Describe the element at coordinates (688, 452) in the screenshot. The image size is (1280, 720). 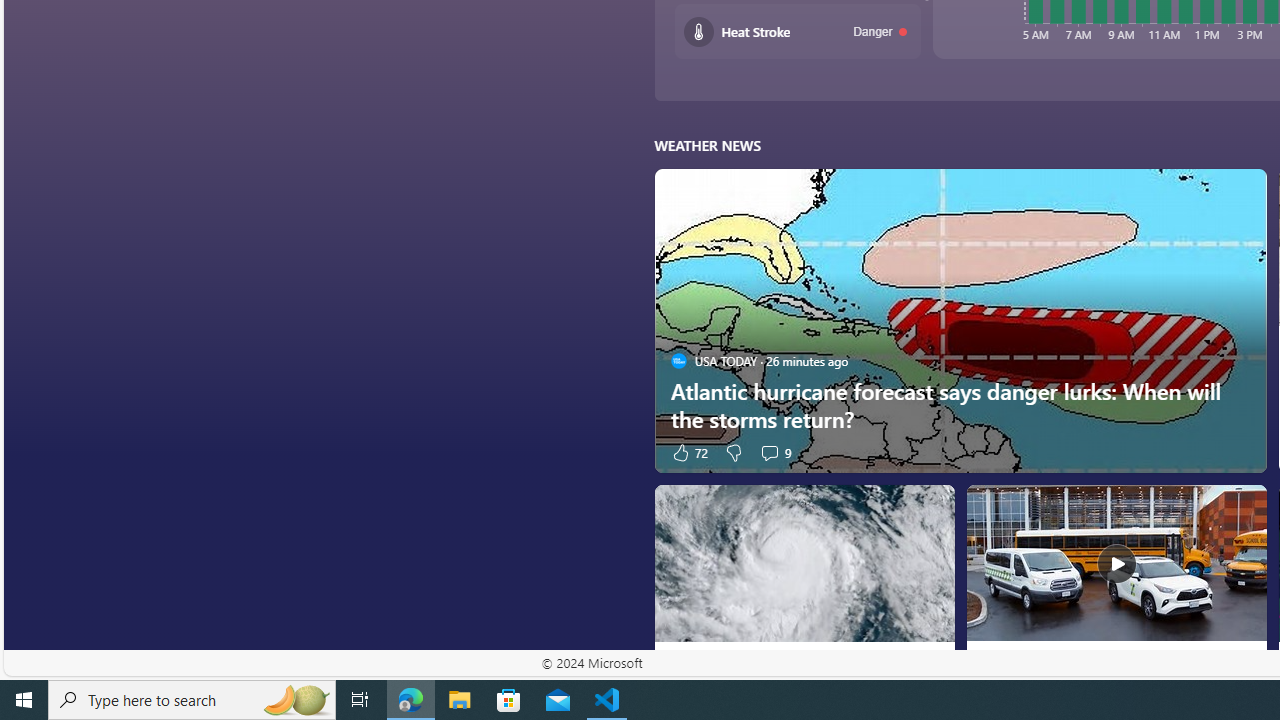
I see `'72 Like'` at that location.